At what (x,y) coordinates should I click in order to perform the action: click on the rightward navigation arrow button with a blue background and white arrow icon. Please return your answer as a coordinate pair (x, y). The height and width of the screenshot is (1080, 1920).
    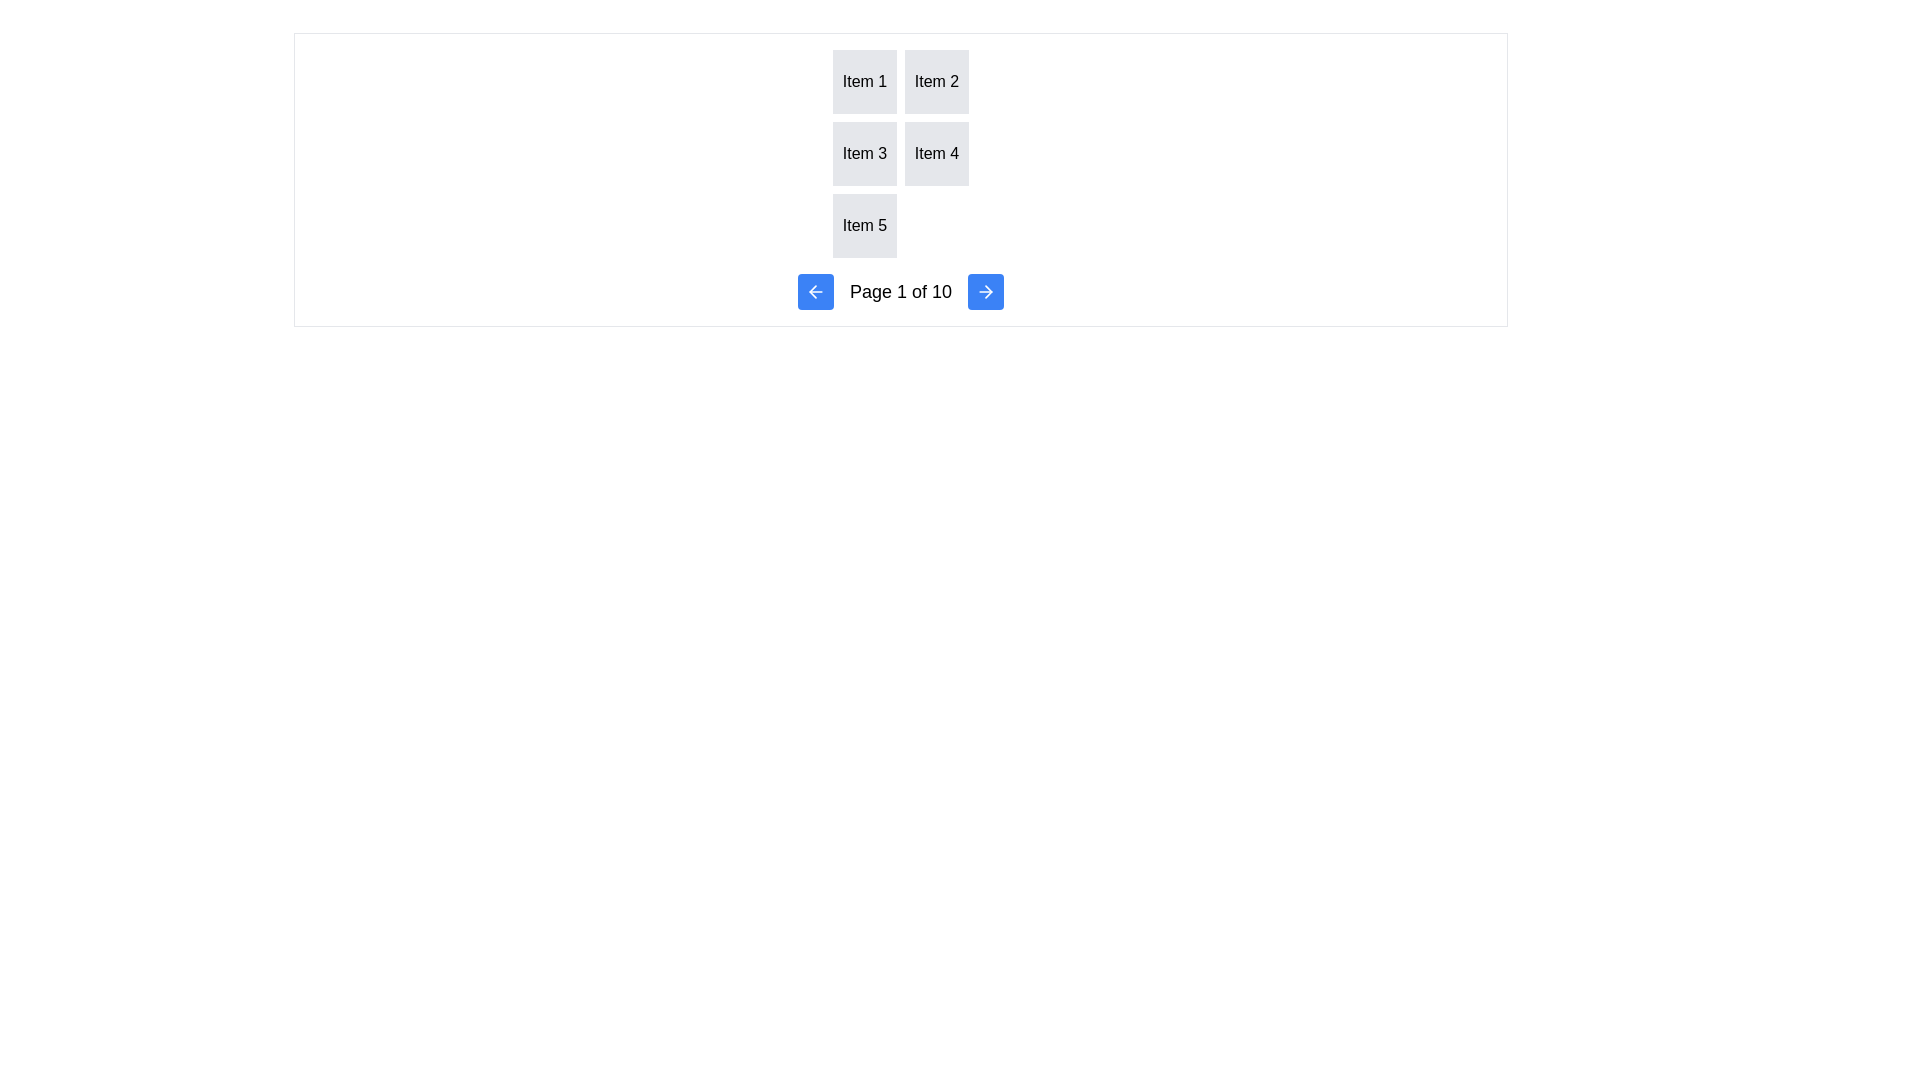
    Looking at the image, I should click on (986, 292).